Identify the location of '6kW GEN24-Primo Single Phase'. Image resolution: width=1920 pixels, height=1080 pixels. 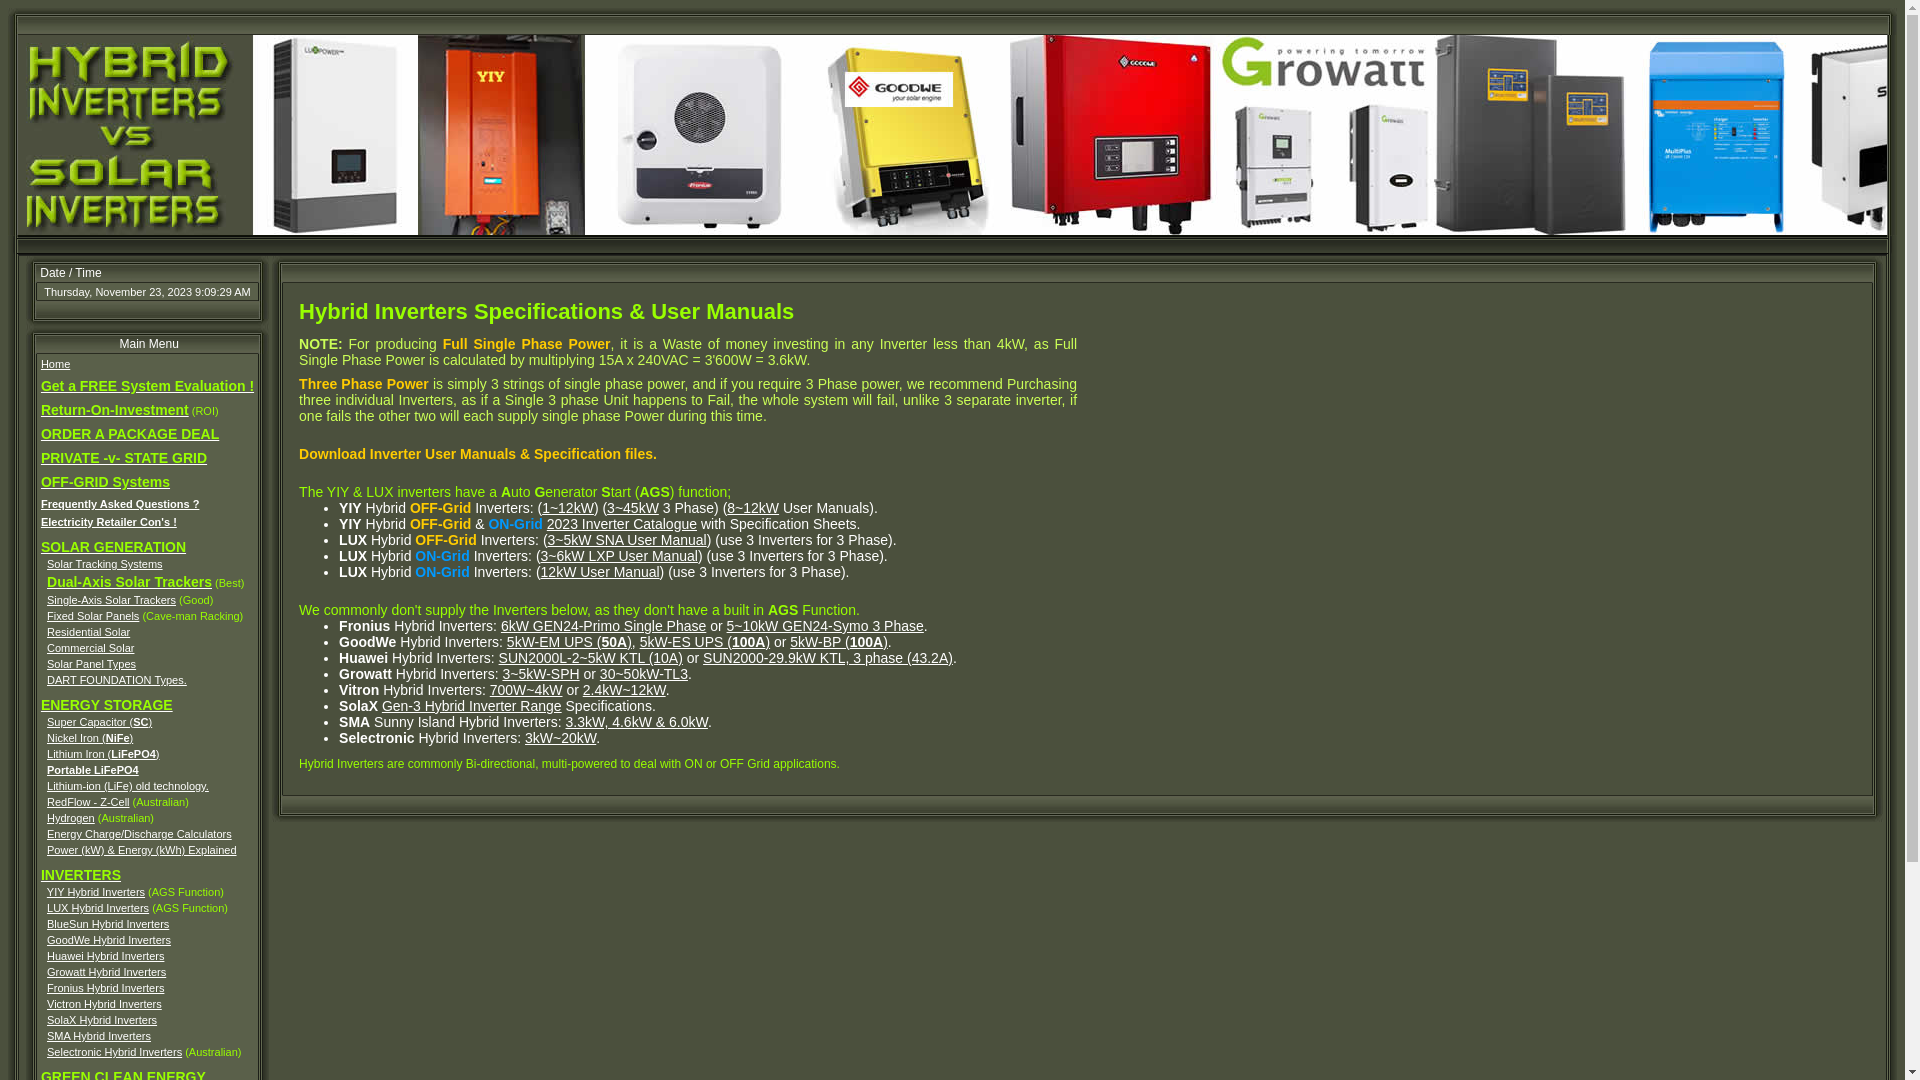
(500, 624).